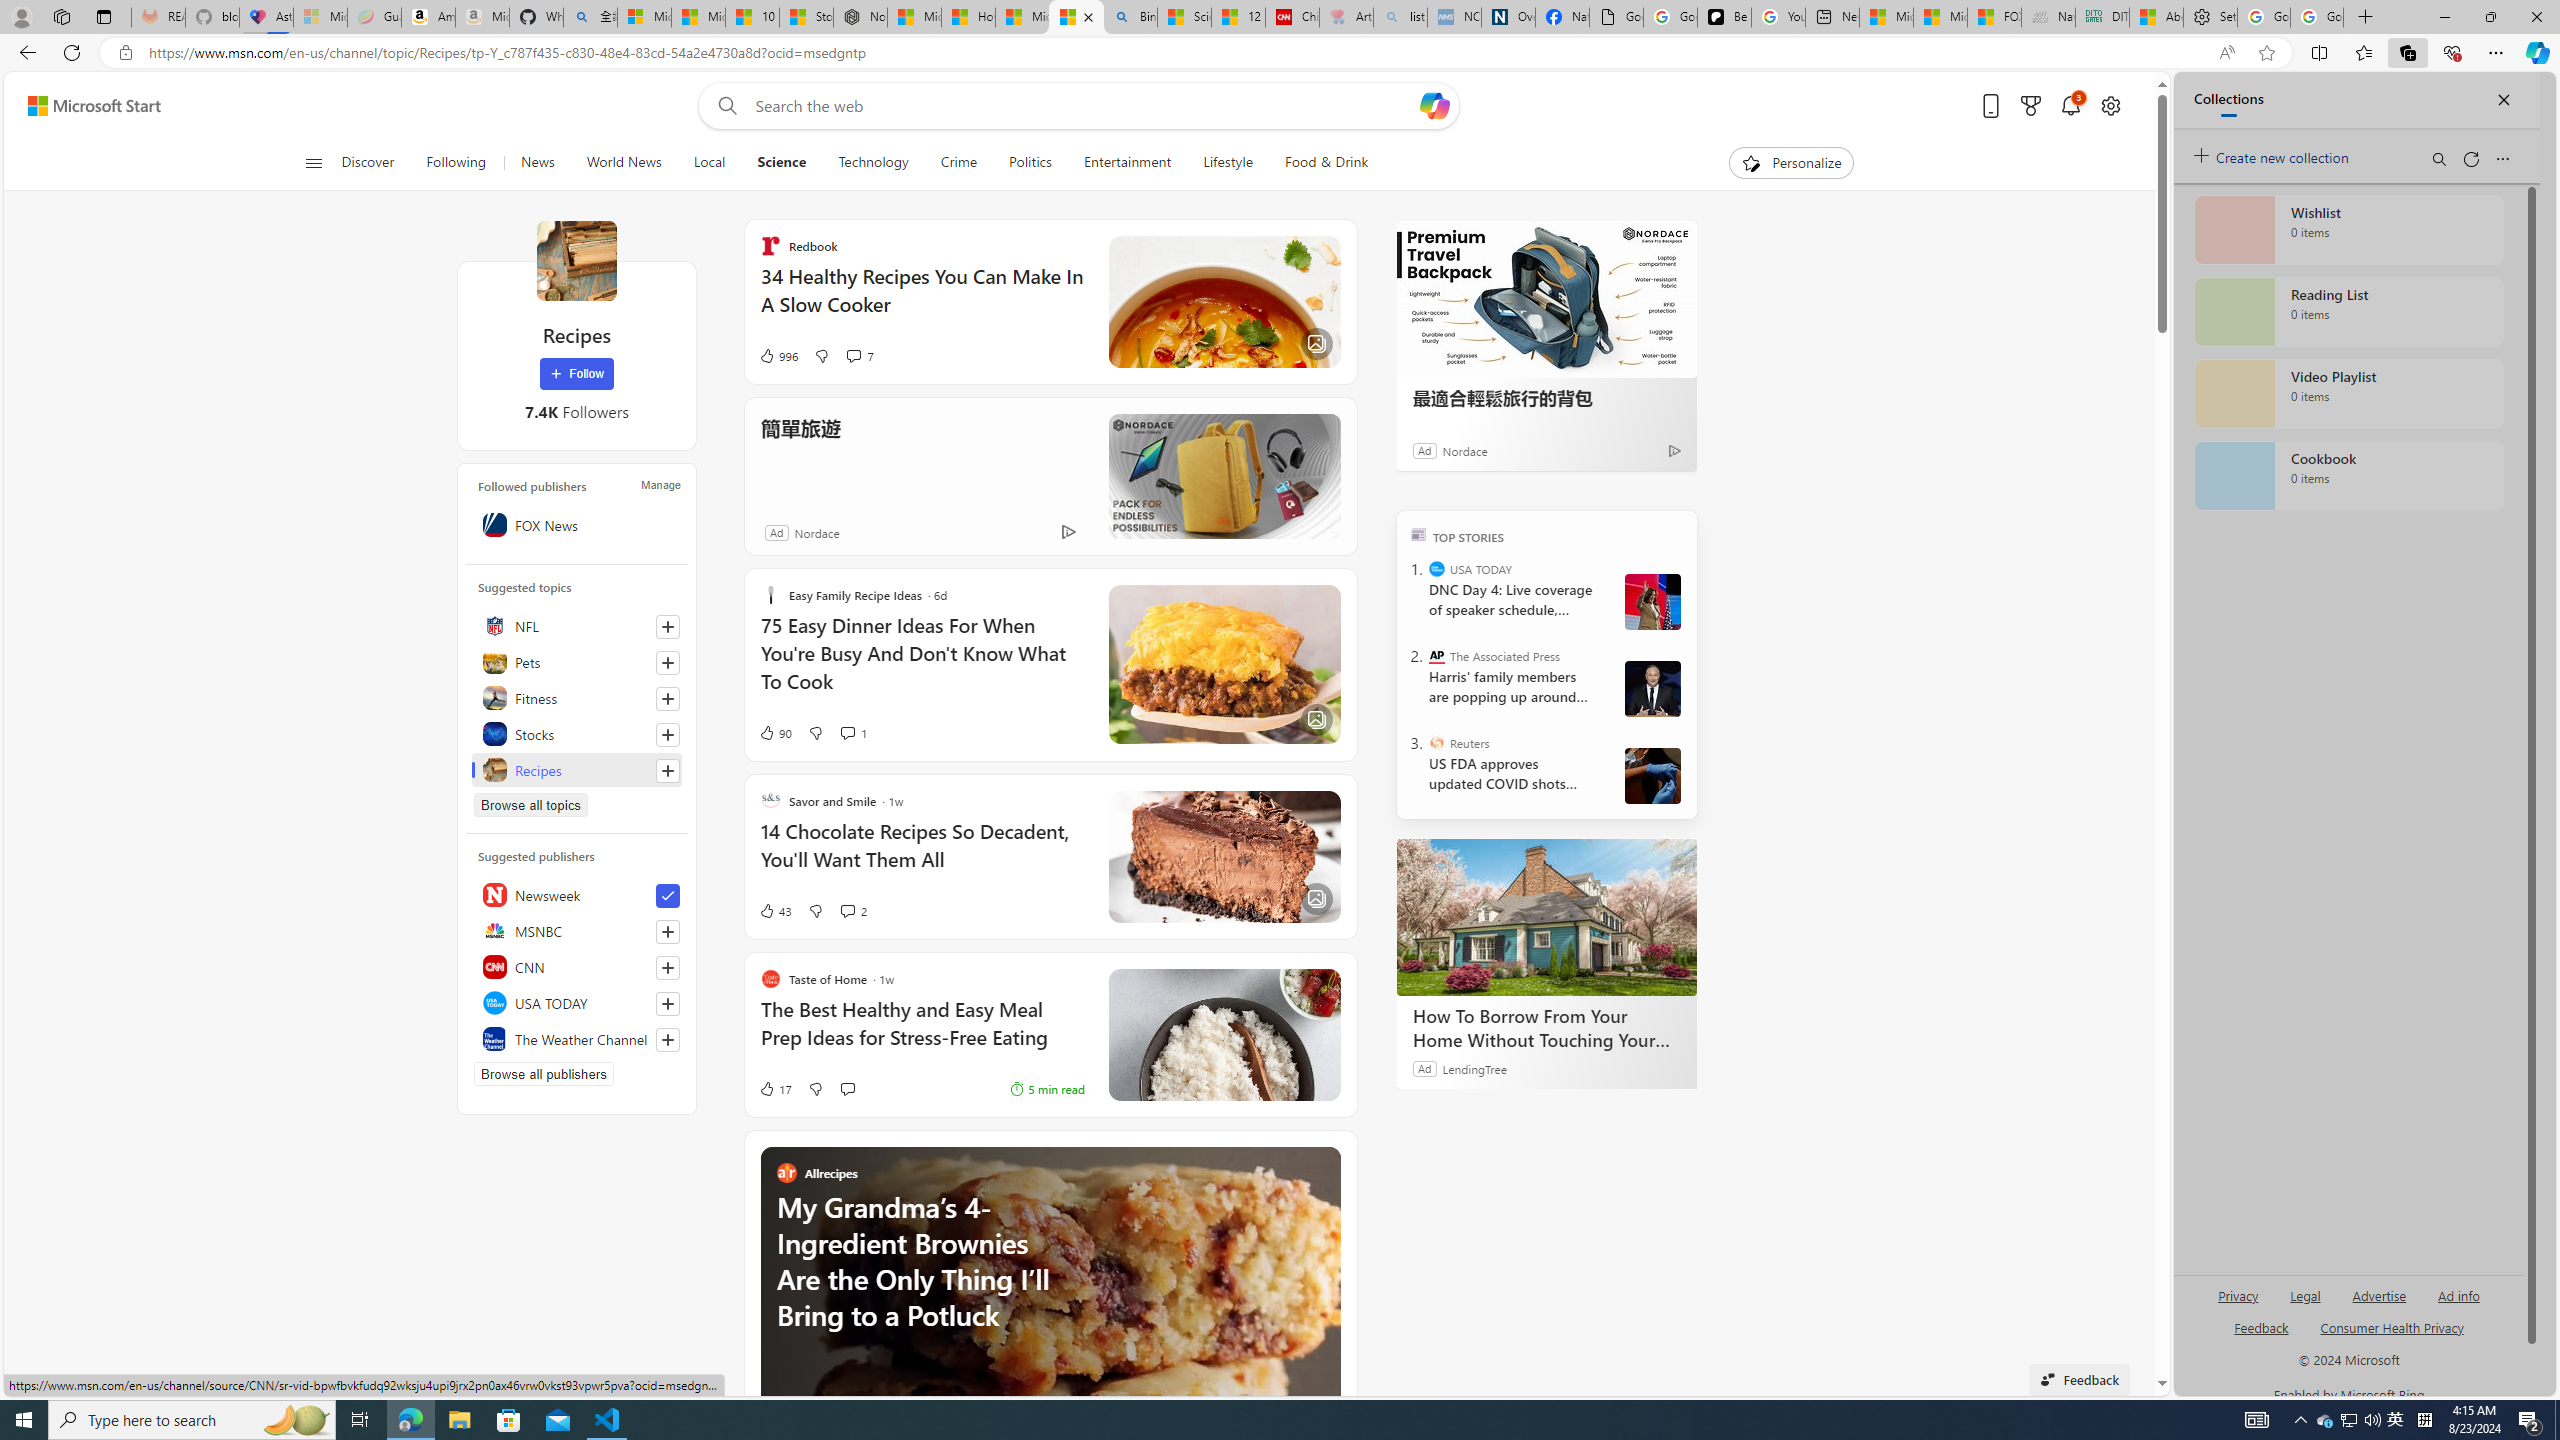 This screenshot has height=1440, width=2560. What do you see at coordinates (575, 930) in the screenshot?
I see `'MSNBC'` at bounding box center [575, 930].